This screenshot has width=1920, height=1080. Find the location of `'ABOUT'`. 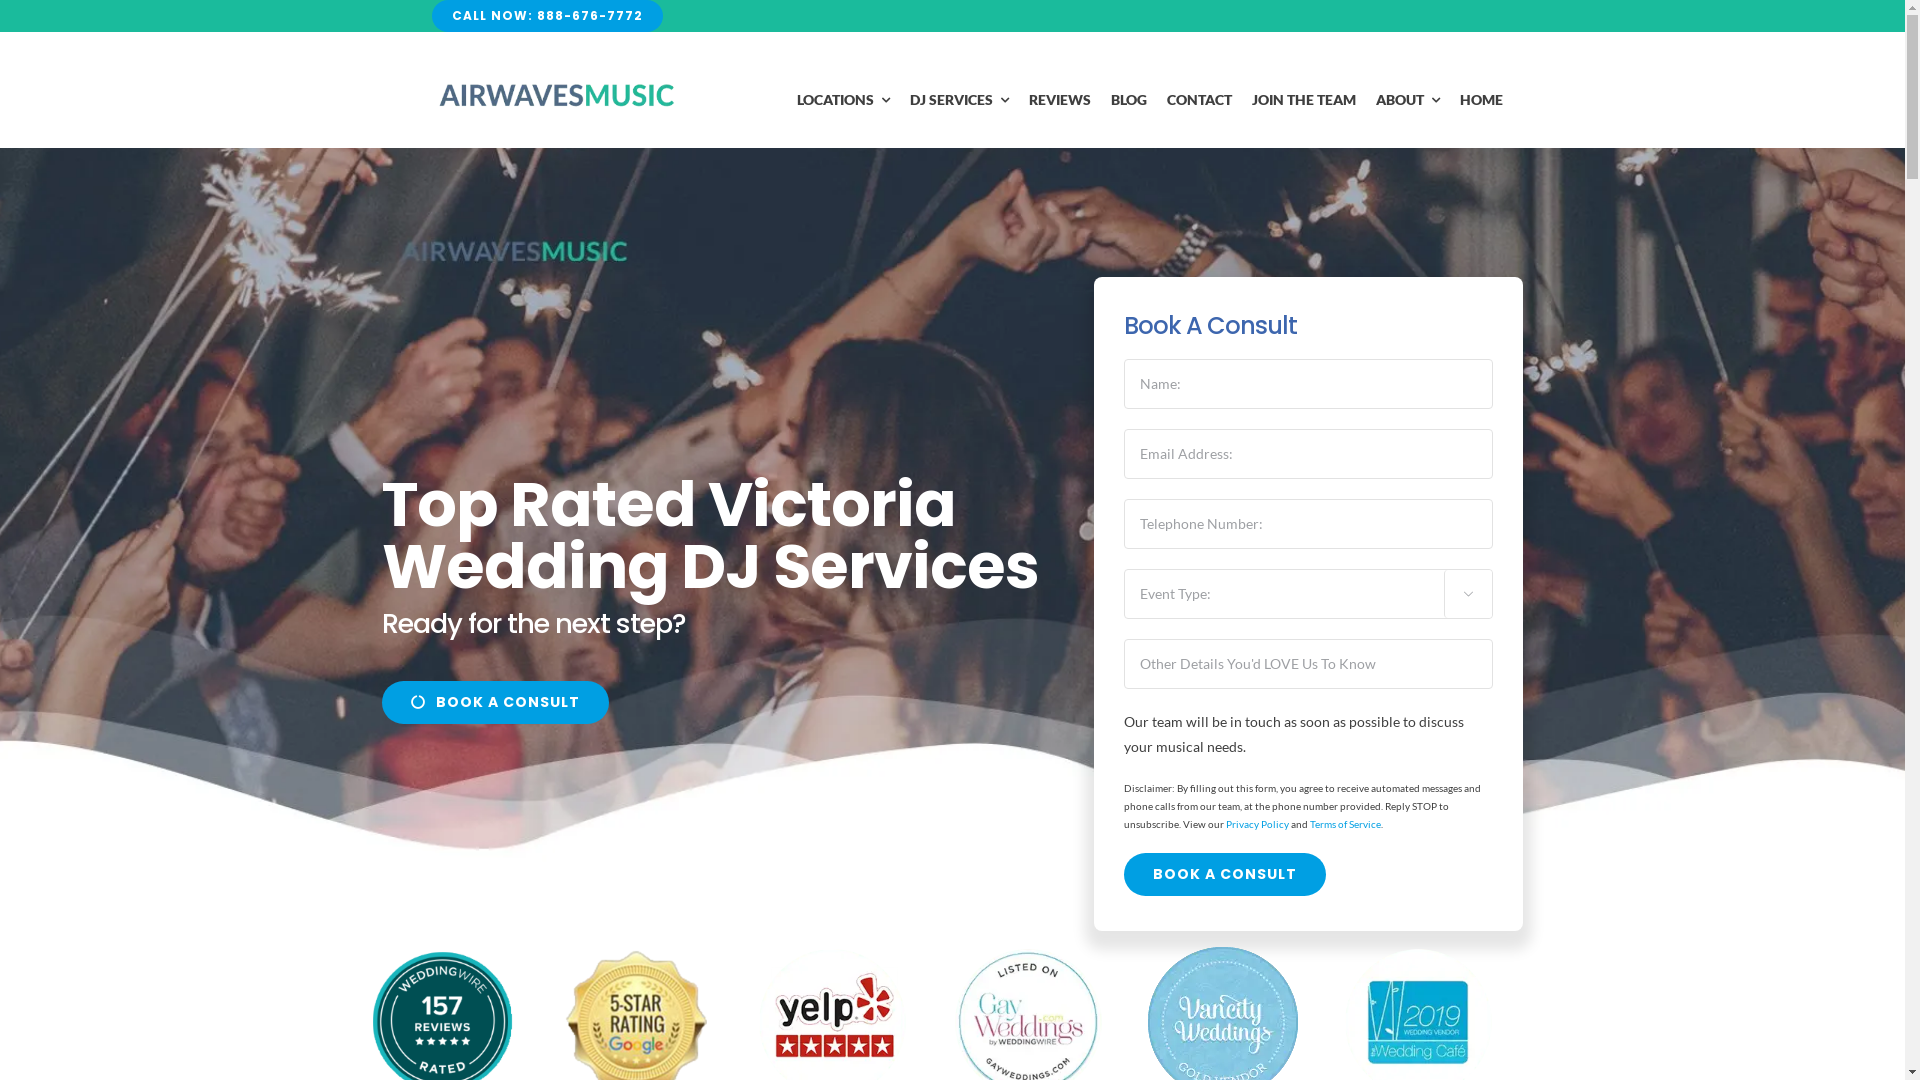

'ABOUT' is located at coordinates (1375, 100).